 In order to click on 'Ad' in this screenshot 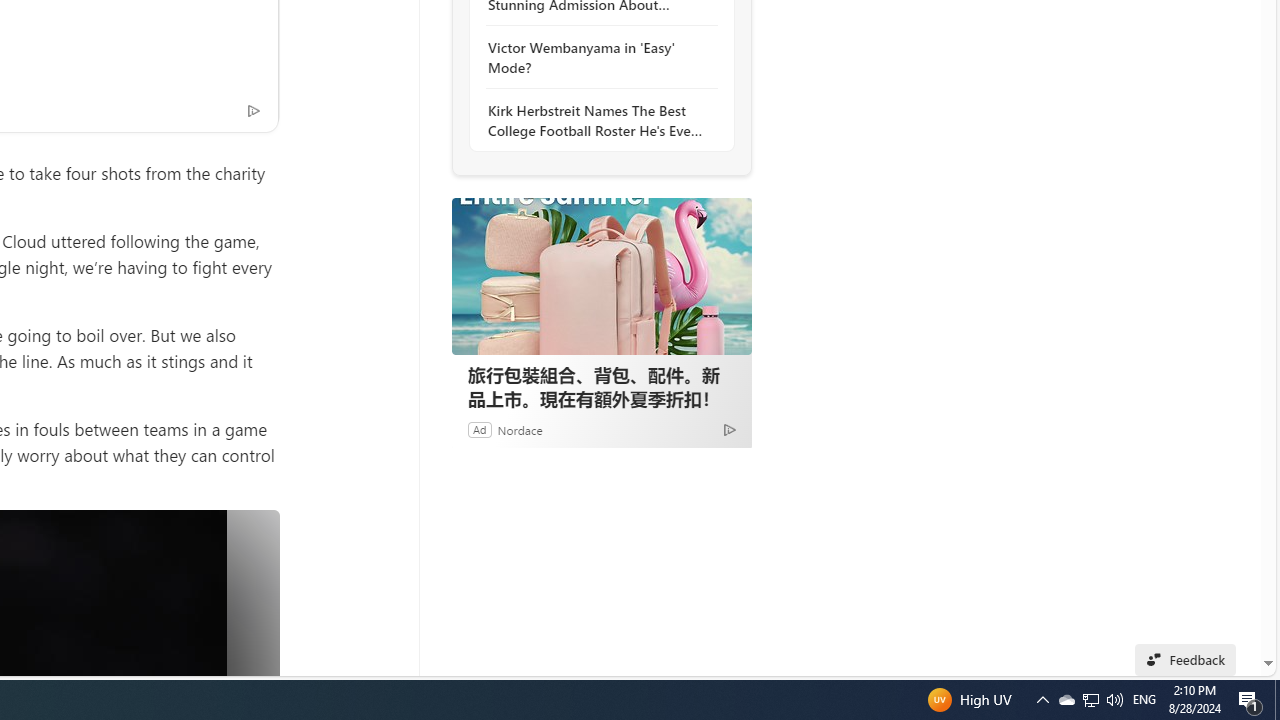, I will do `click(478, 428)`.